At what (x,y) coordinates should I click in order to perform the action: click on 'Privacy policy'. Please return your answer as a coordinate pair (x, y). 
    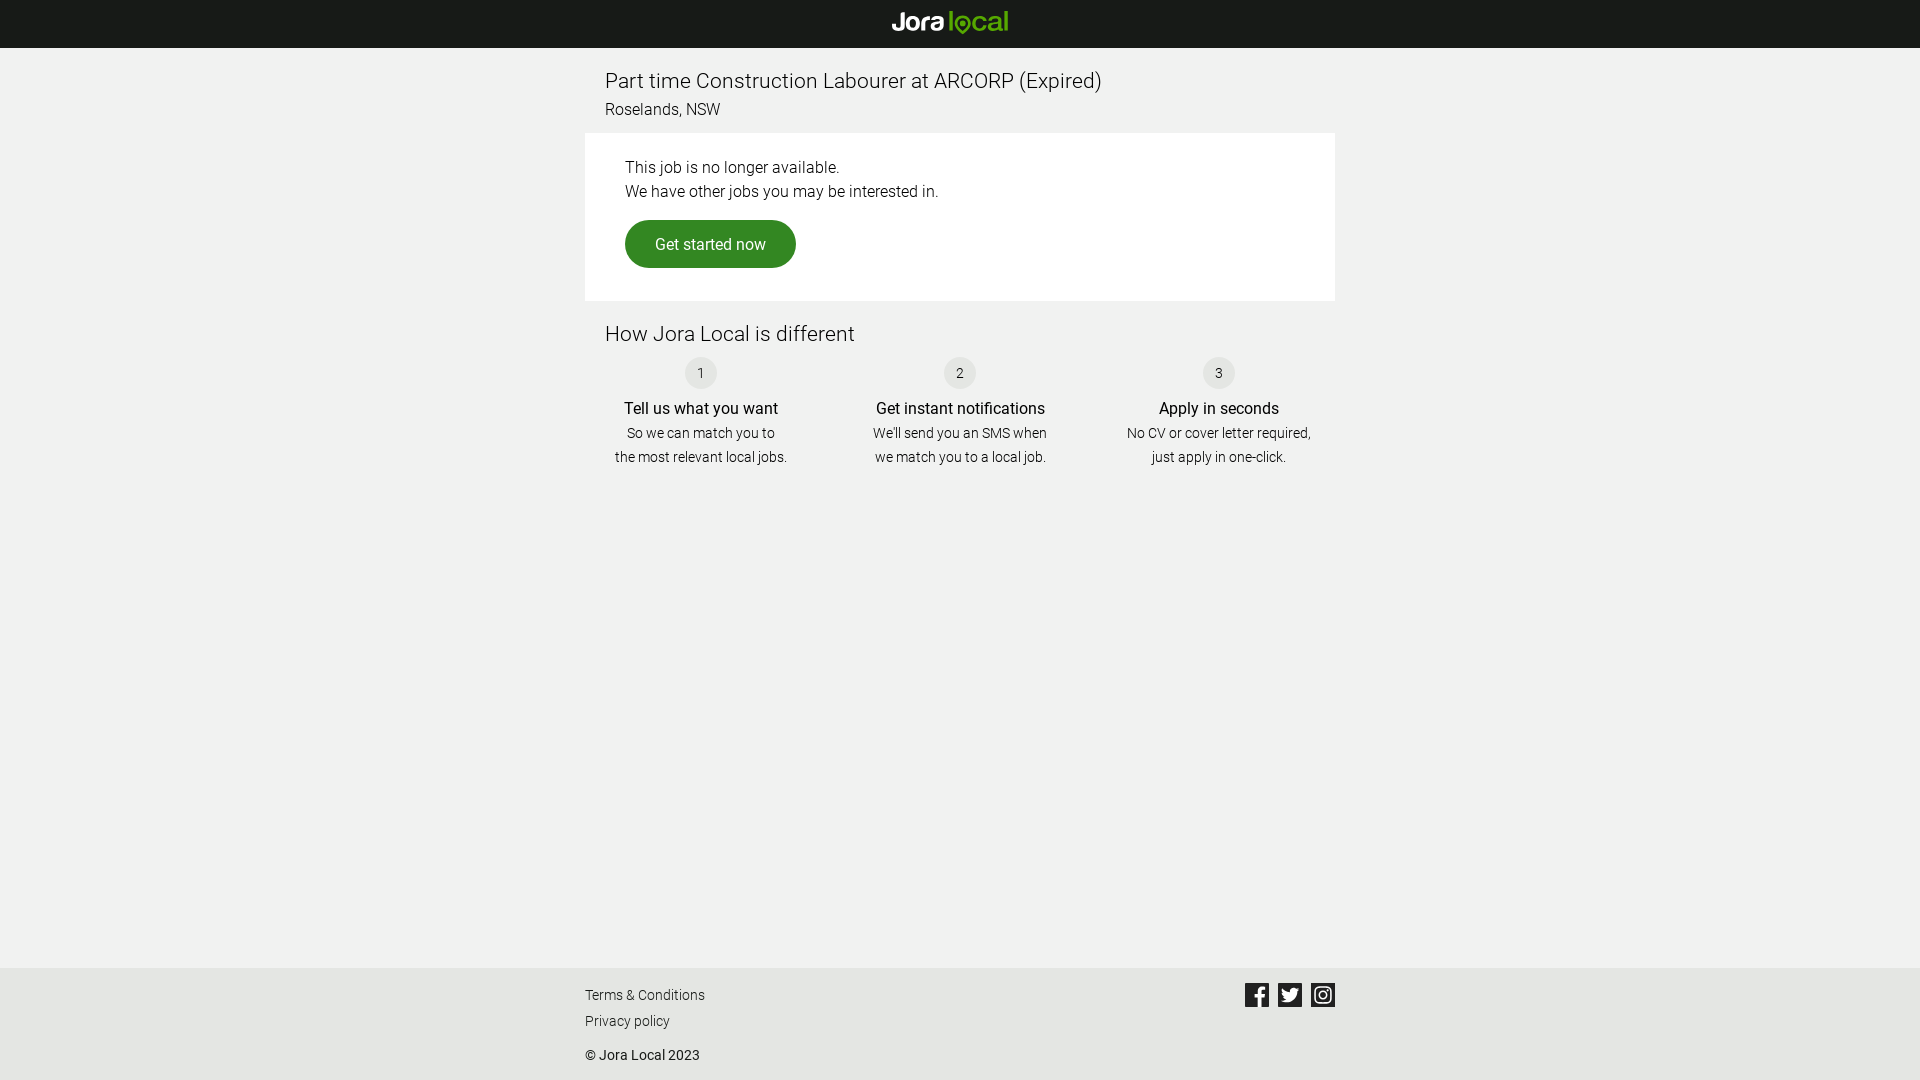
    Looking at the image, I should click on (584, 1022).